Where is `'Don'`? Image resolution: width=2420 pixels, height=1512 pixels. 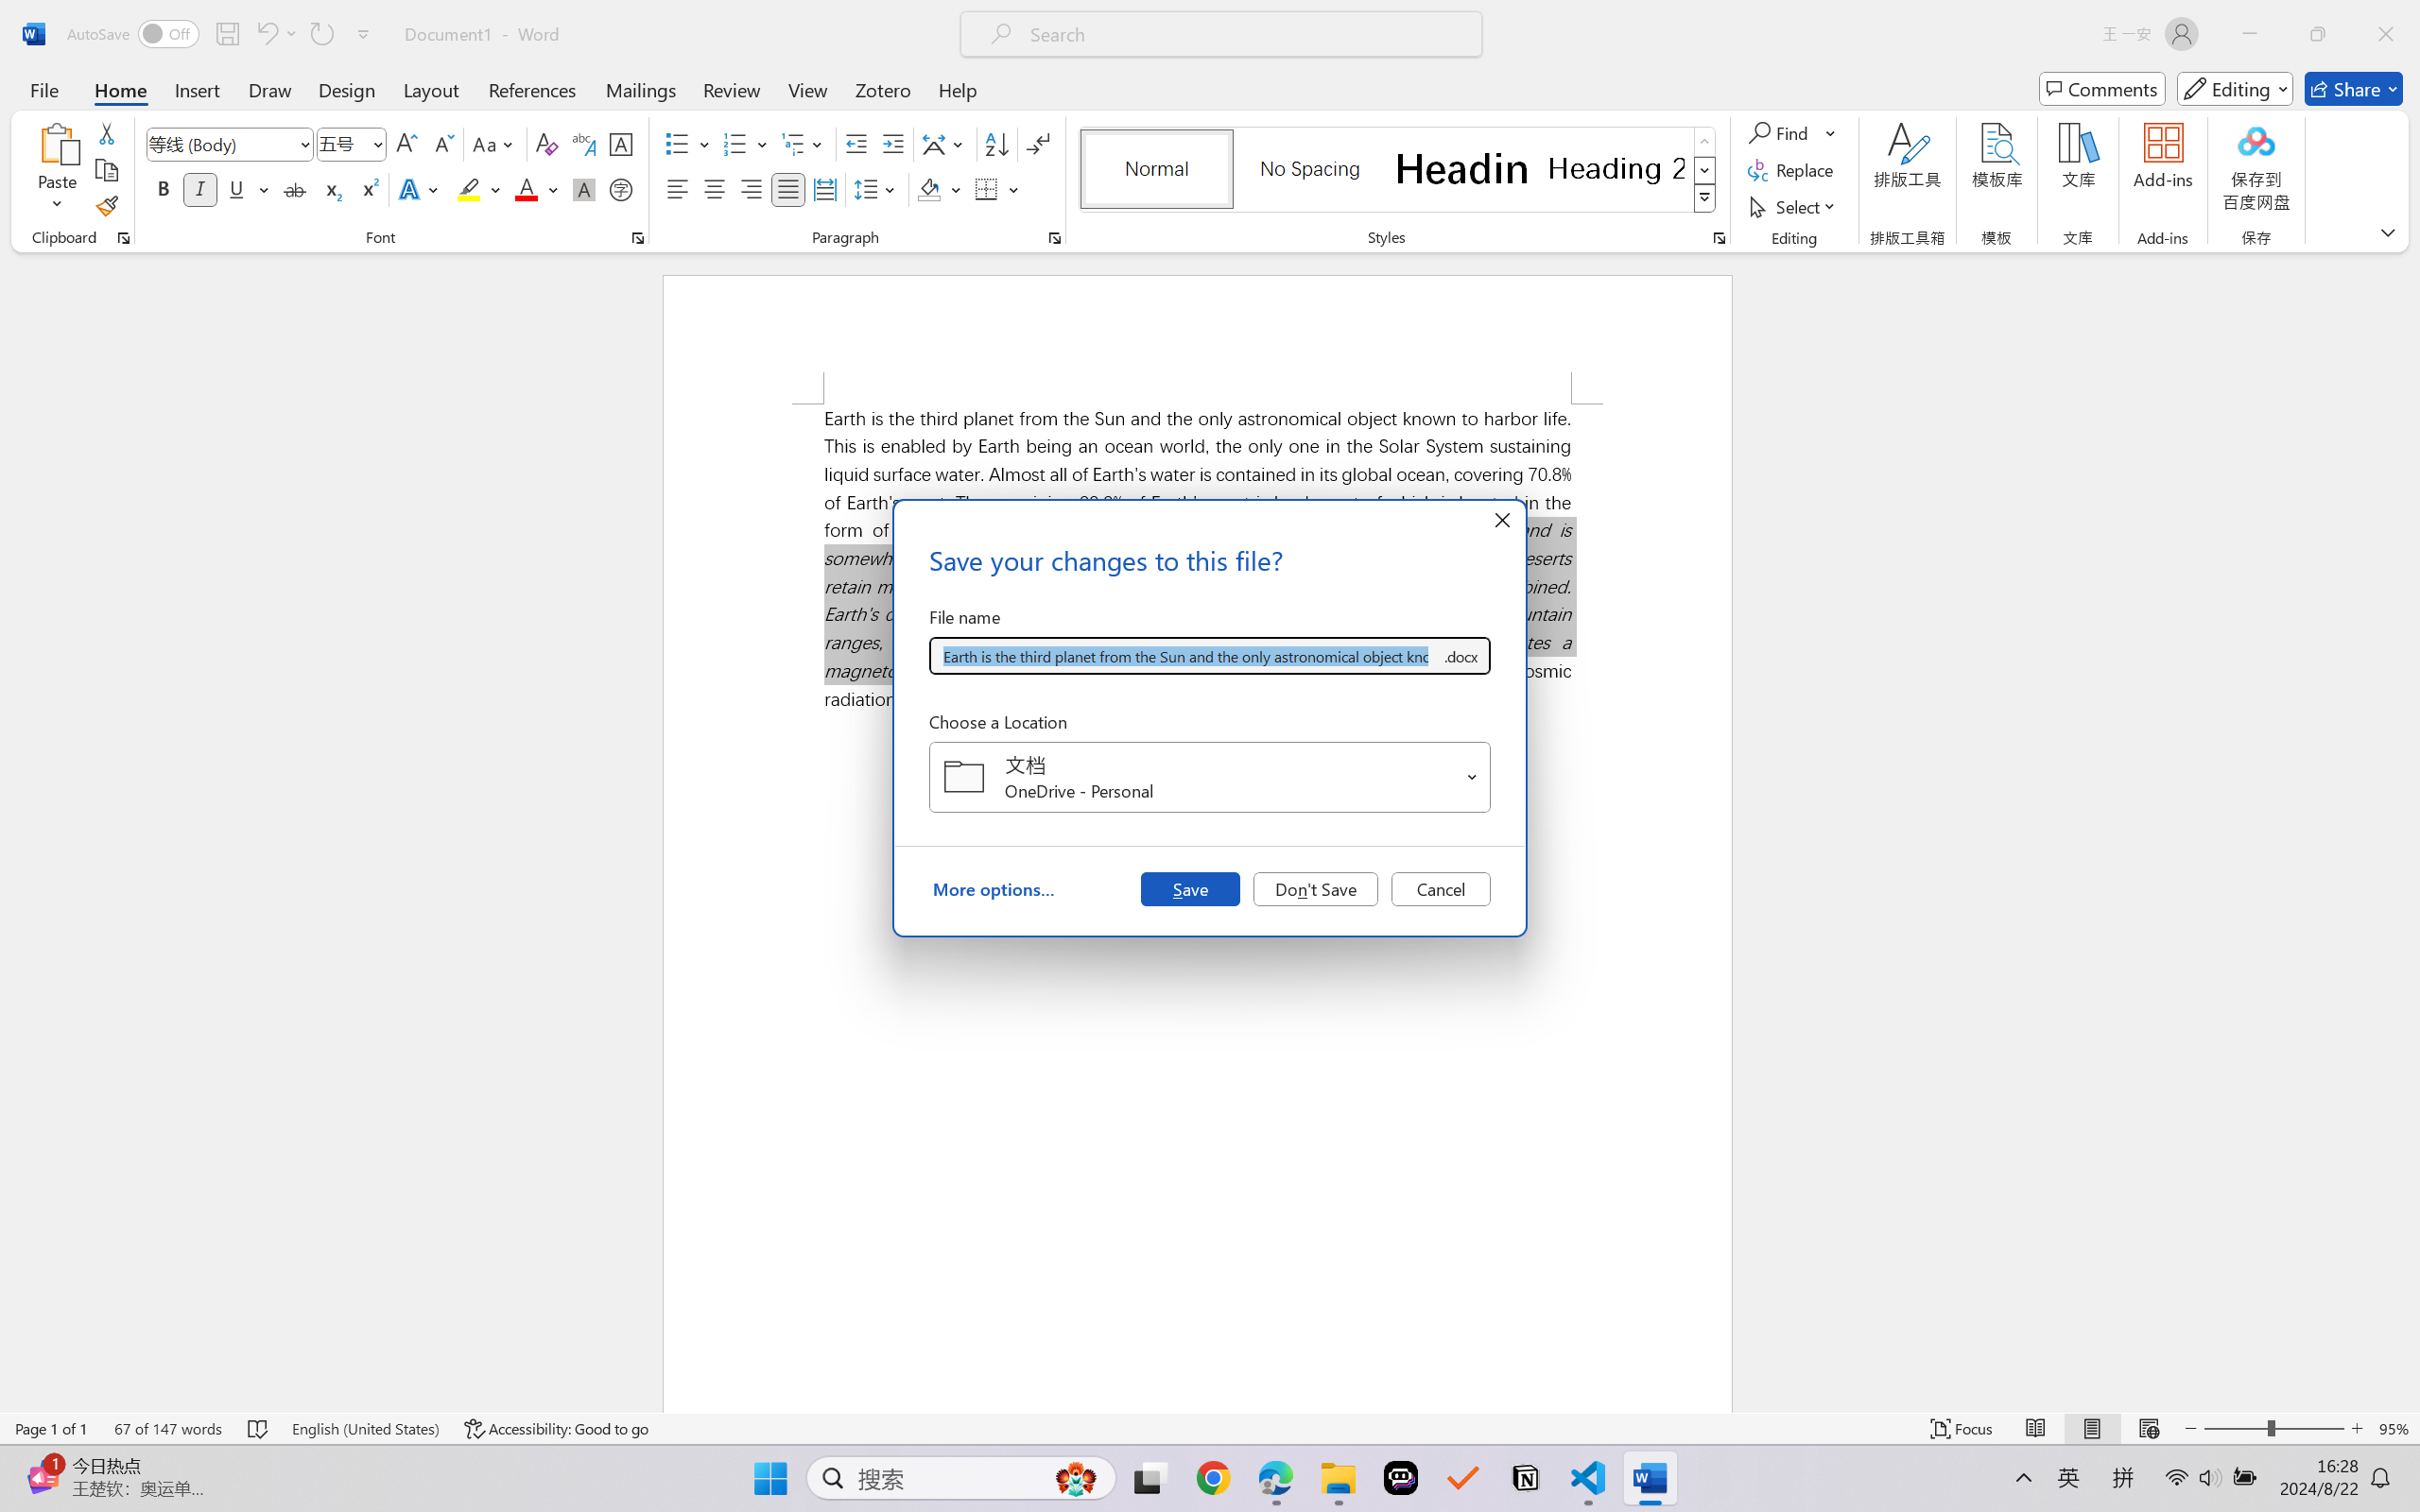
'Don' is located at coordinates (1315, 887).